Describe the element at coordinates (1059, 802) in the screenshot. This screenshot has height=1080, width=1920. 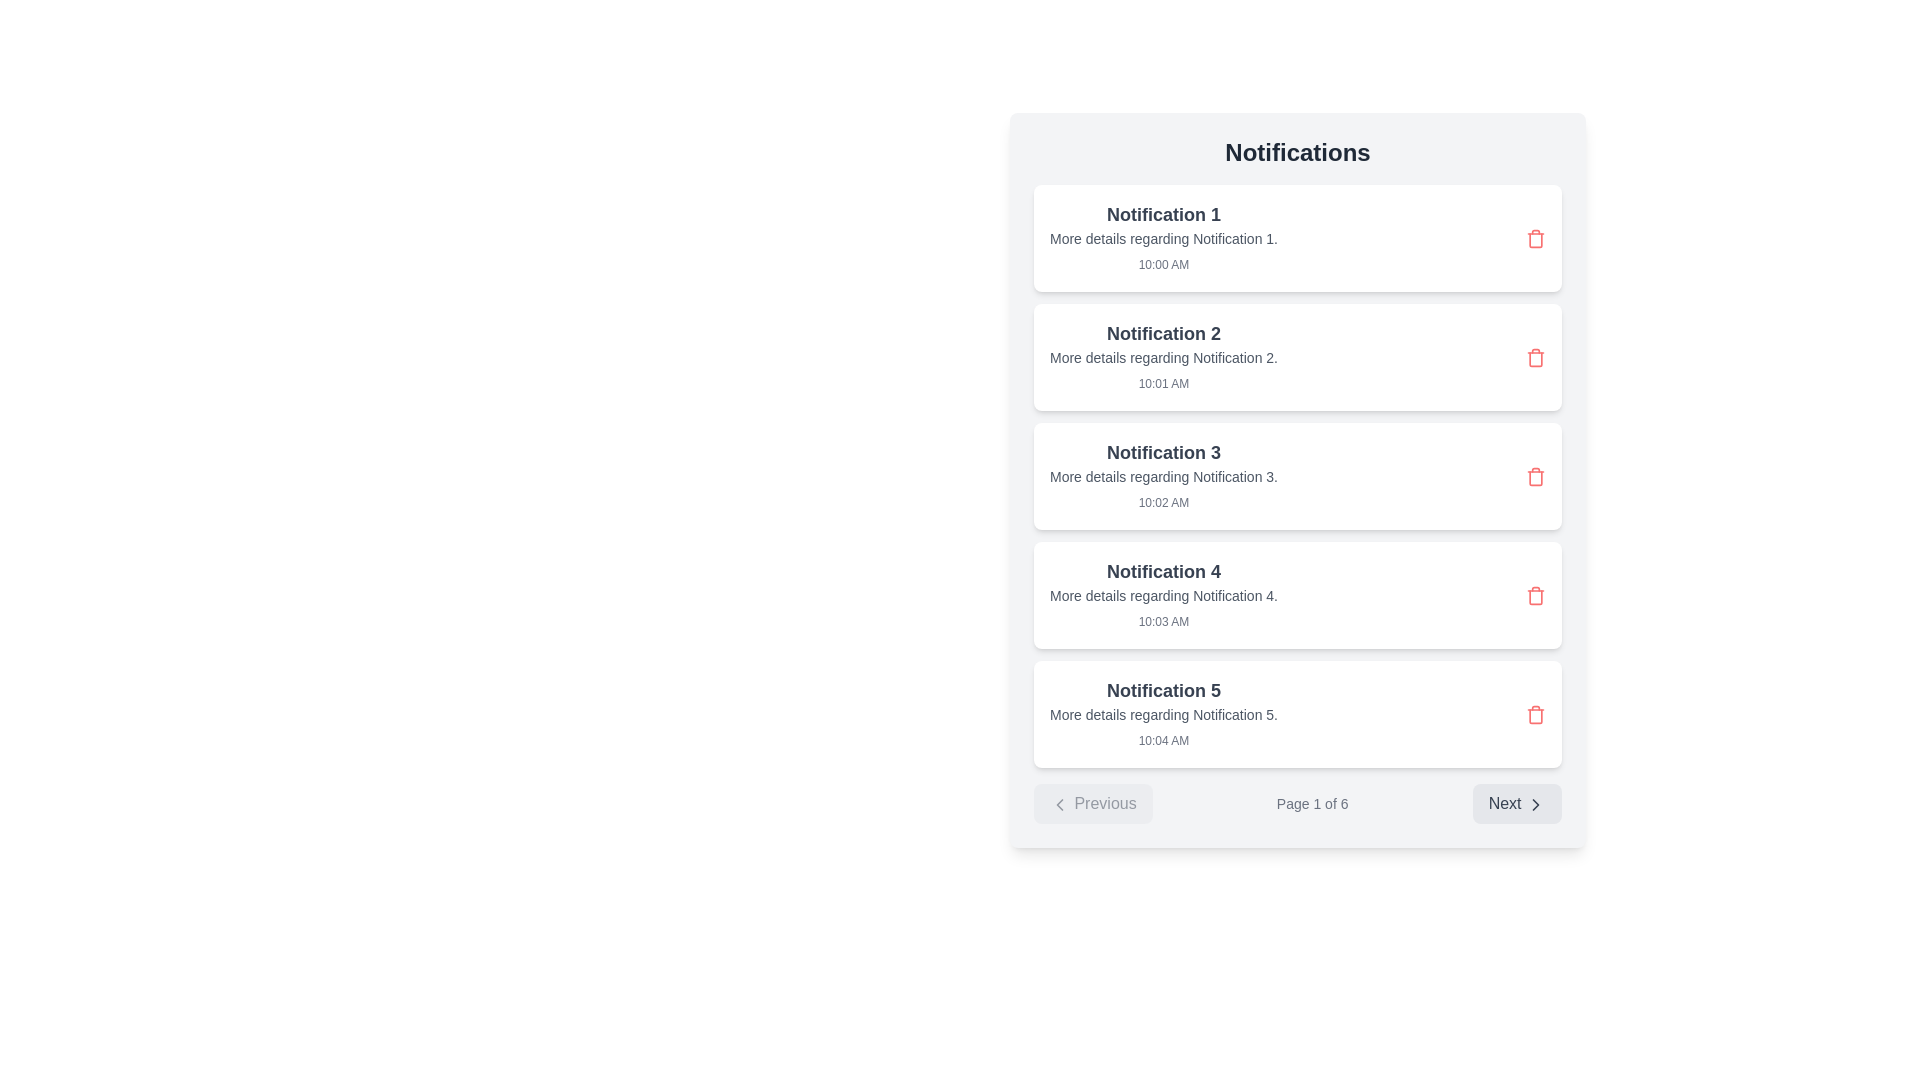
I see `the chevron-style arrow icon, which is part of the 'Previous' button located at the bottom-left corner of the interface` at that location.